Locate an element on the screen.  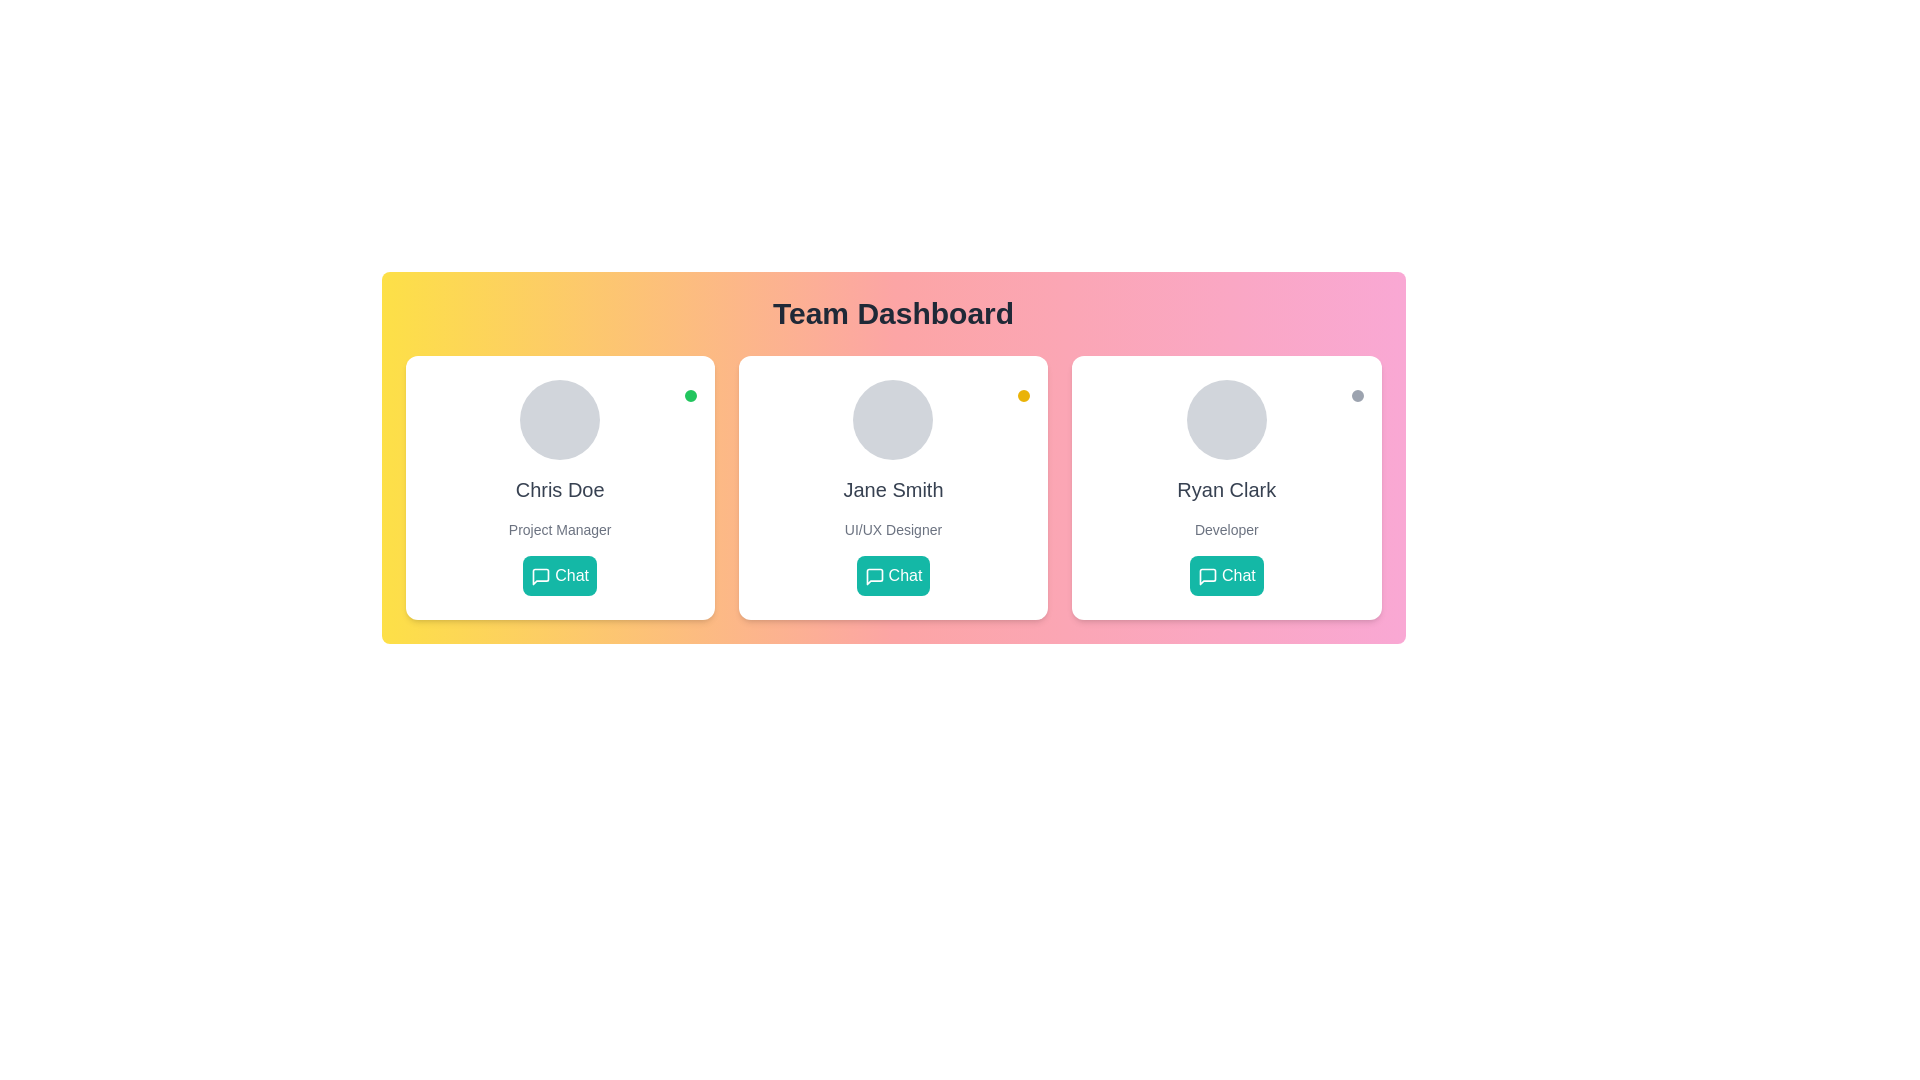
the Text label that indicates the professional role of the individual 'Chris Doe', located just below the name and above the teal 'Chat' button is located at coordinates (560, 528).